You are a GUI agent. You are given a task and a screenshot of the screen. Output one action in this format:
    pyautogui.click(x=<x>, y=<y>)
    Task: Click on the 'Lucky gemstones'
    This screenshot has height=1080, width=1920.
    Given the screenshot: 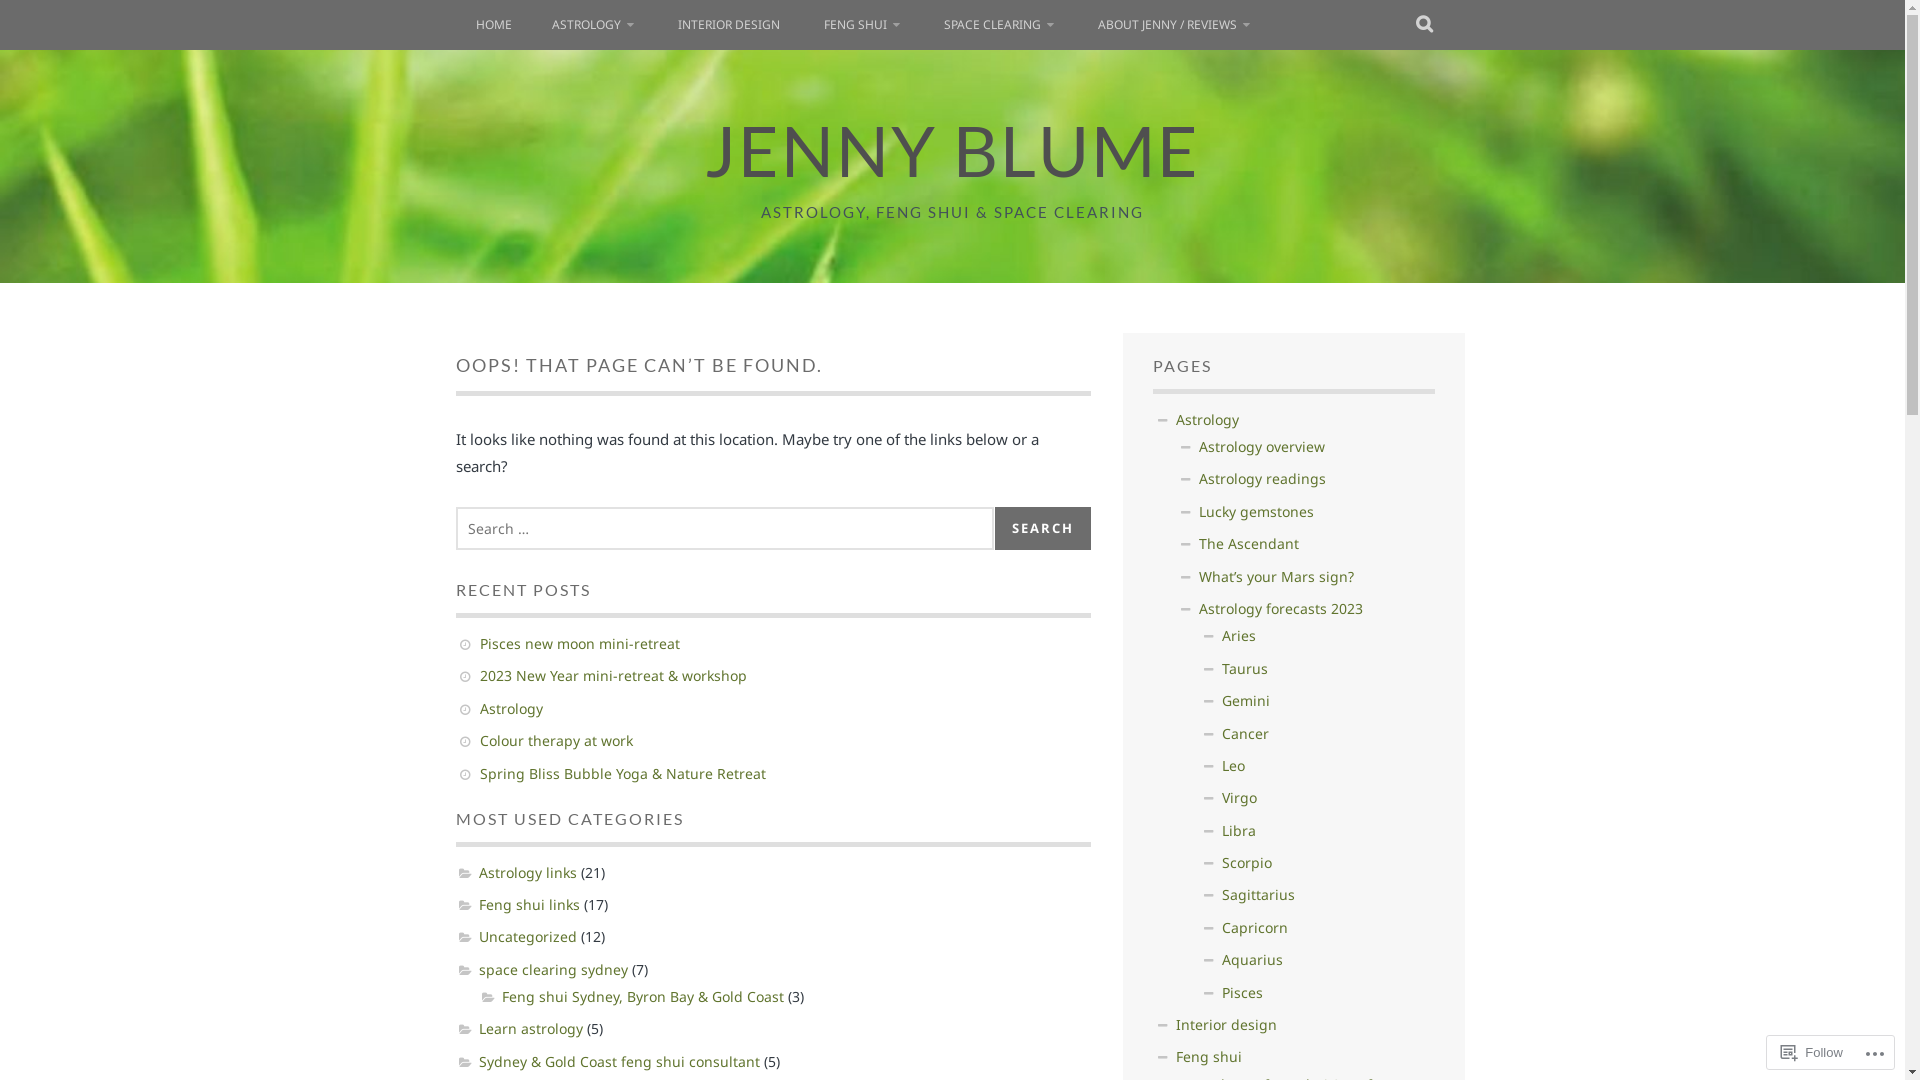 What is the action you would take?
    pyautogui.click(x=1255, y=510)
    